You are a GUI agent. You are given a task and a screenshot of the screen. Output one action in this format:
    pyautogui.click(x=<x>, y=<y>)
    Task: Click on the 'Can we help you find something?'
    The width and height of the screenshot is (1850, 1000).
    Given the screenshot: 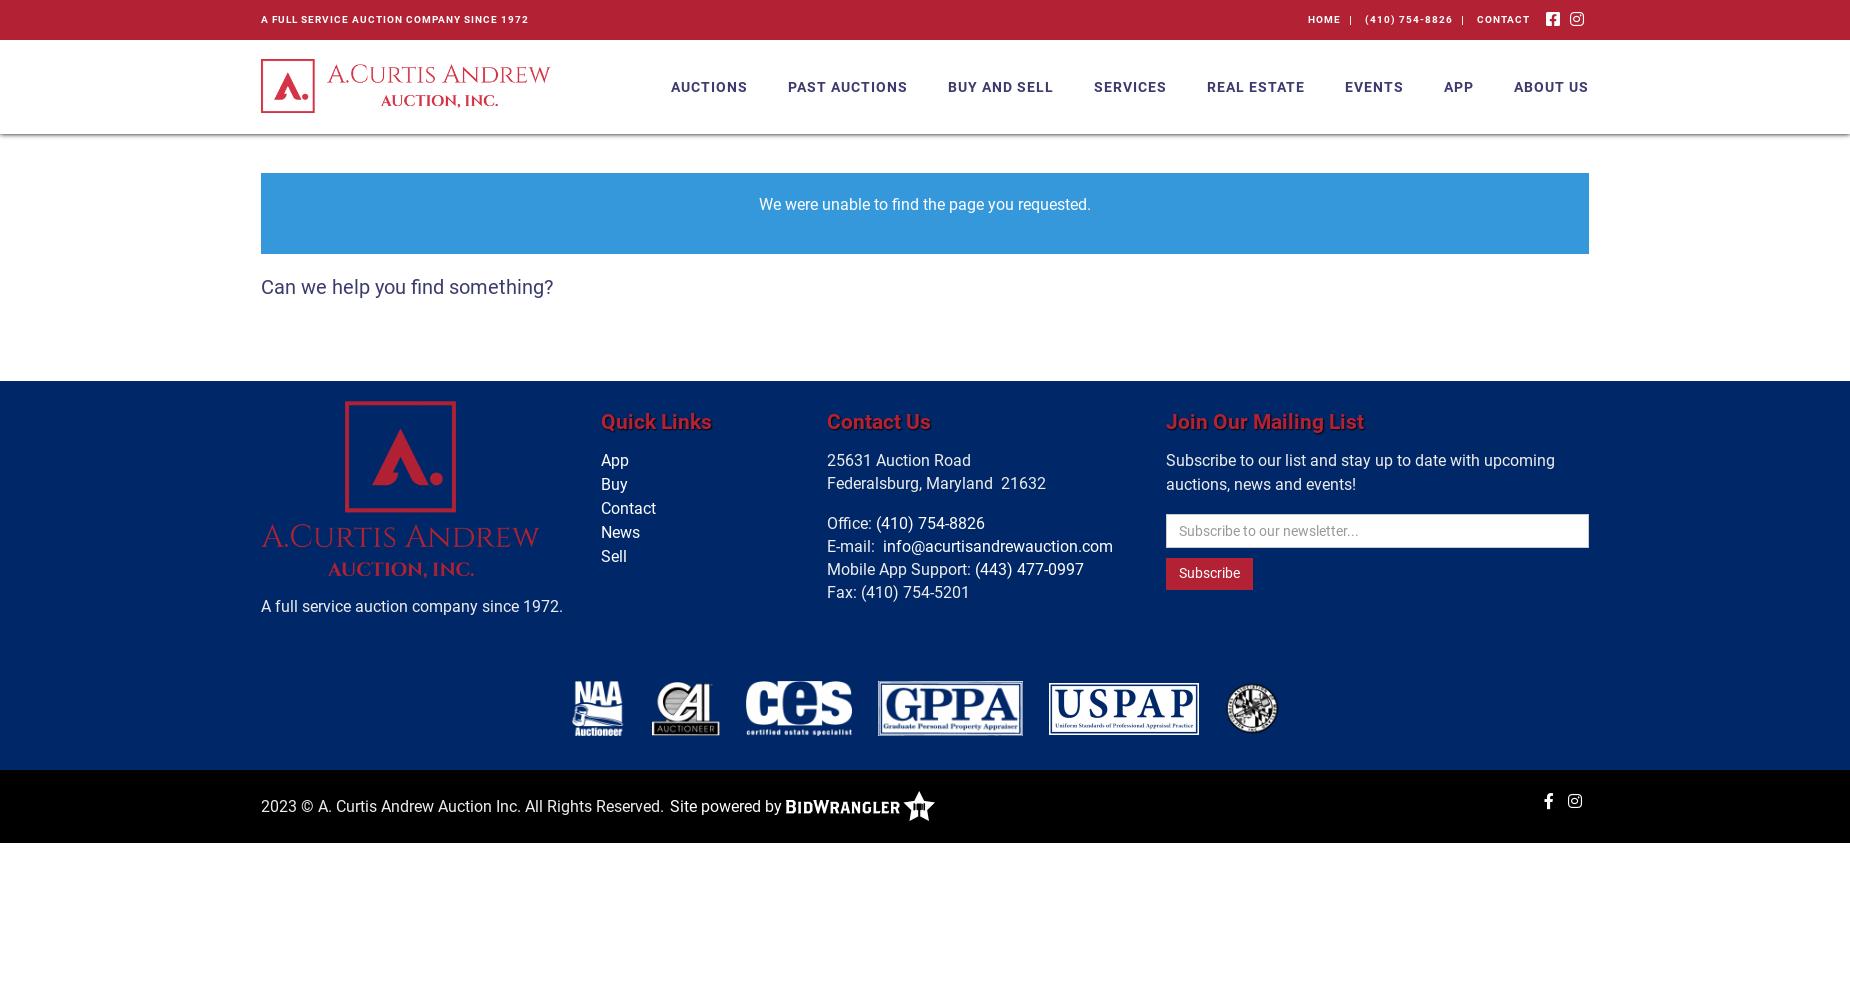 What is the action you would take?
    pyautogui.click(x=406, y=287)
    